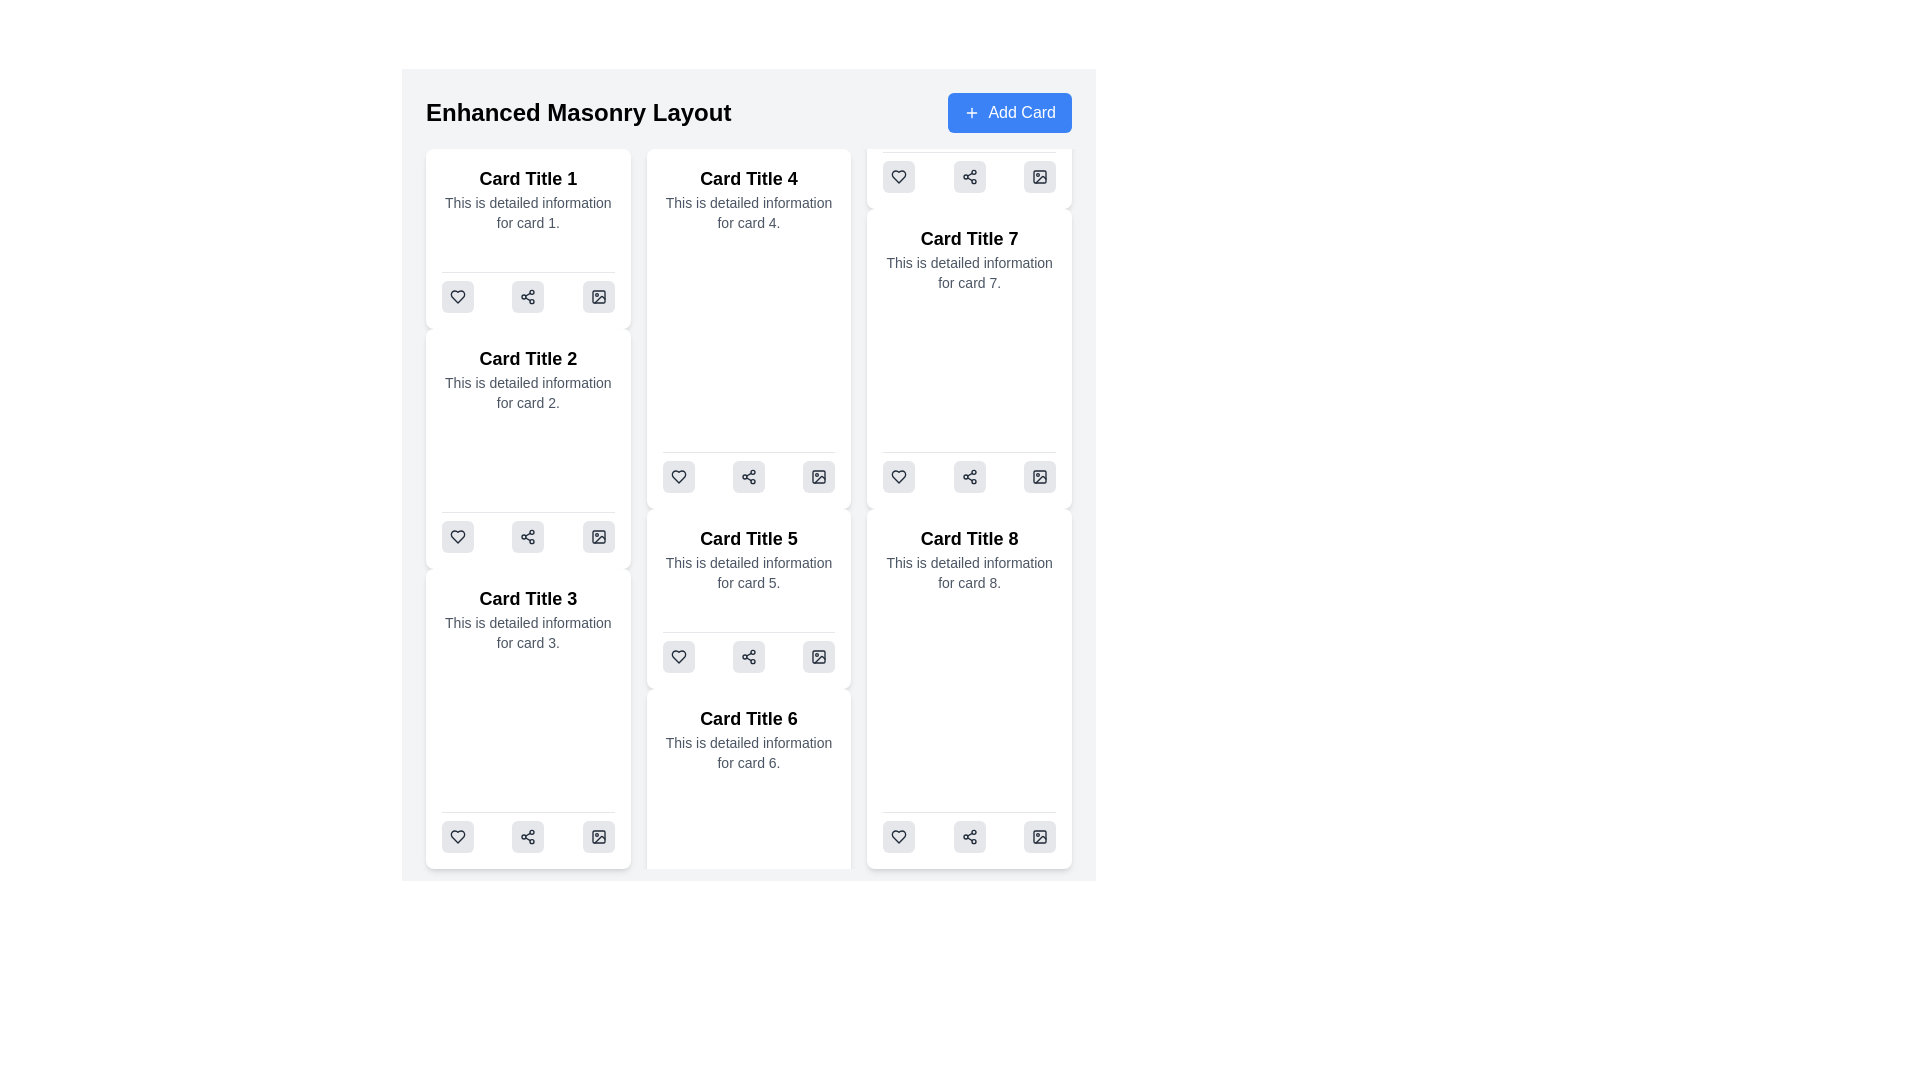  Describe the element at coordinates (678, 477) in the screenshot. I see `the heart-shaped icon on the left side of the group of three icons in the card labeled 'Card Title 4' to like or mark it as a favorite` at that location.